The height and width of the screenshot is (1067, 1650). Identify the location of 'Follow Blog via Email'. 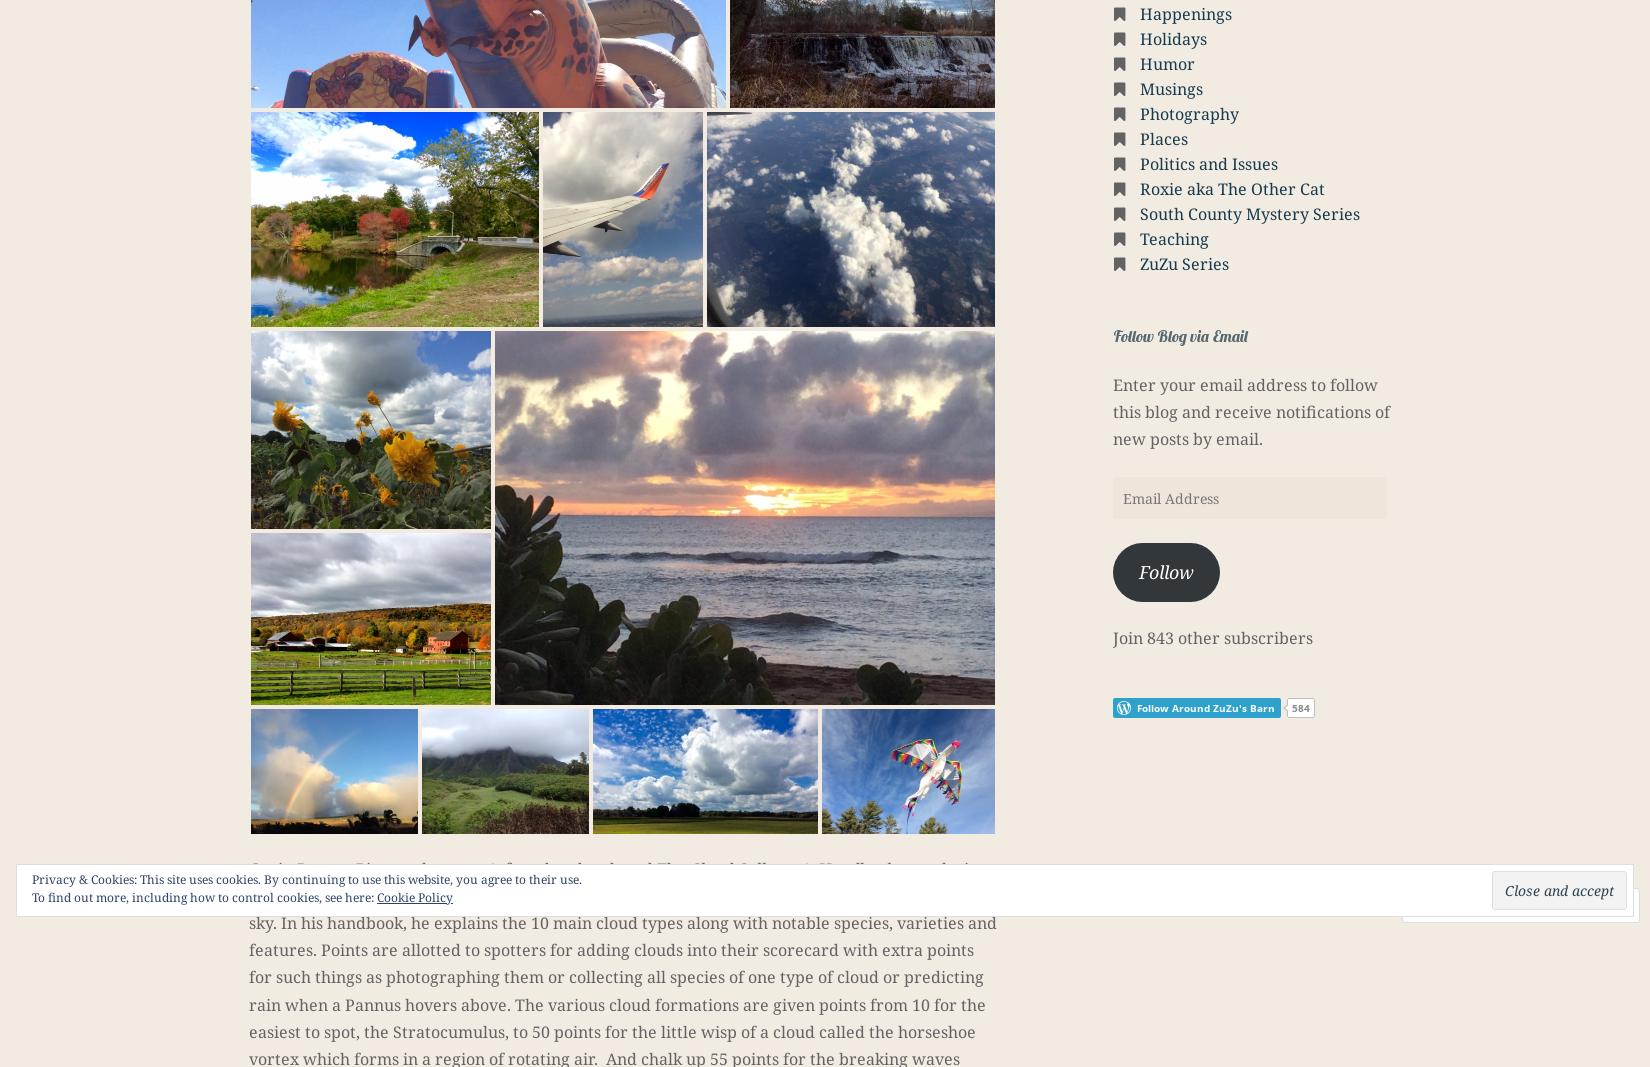
(1180, 335).